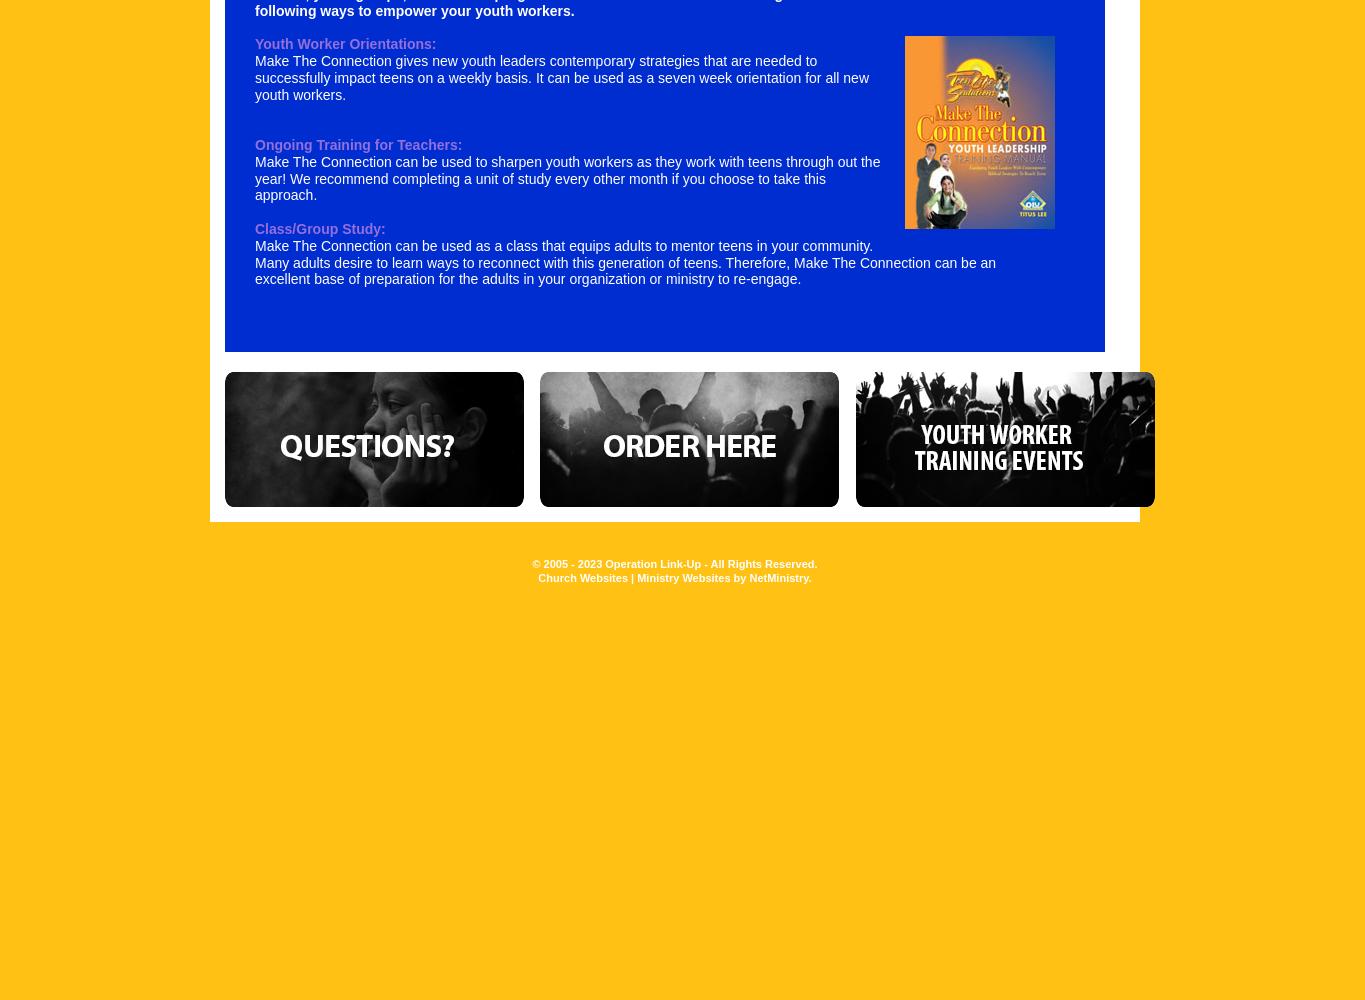  What do you see at coordinates (254, 44) in the screenshot?
I see `'Youth Worker Orientations:'` at bounding box center [254, 44].